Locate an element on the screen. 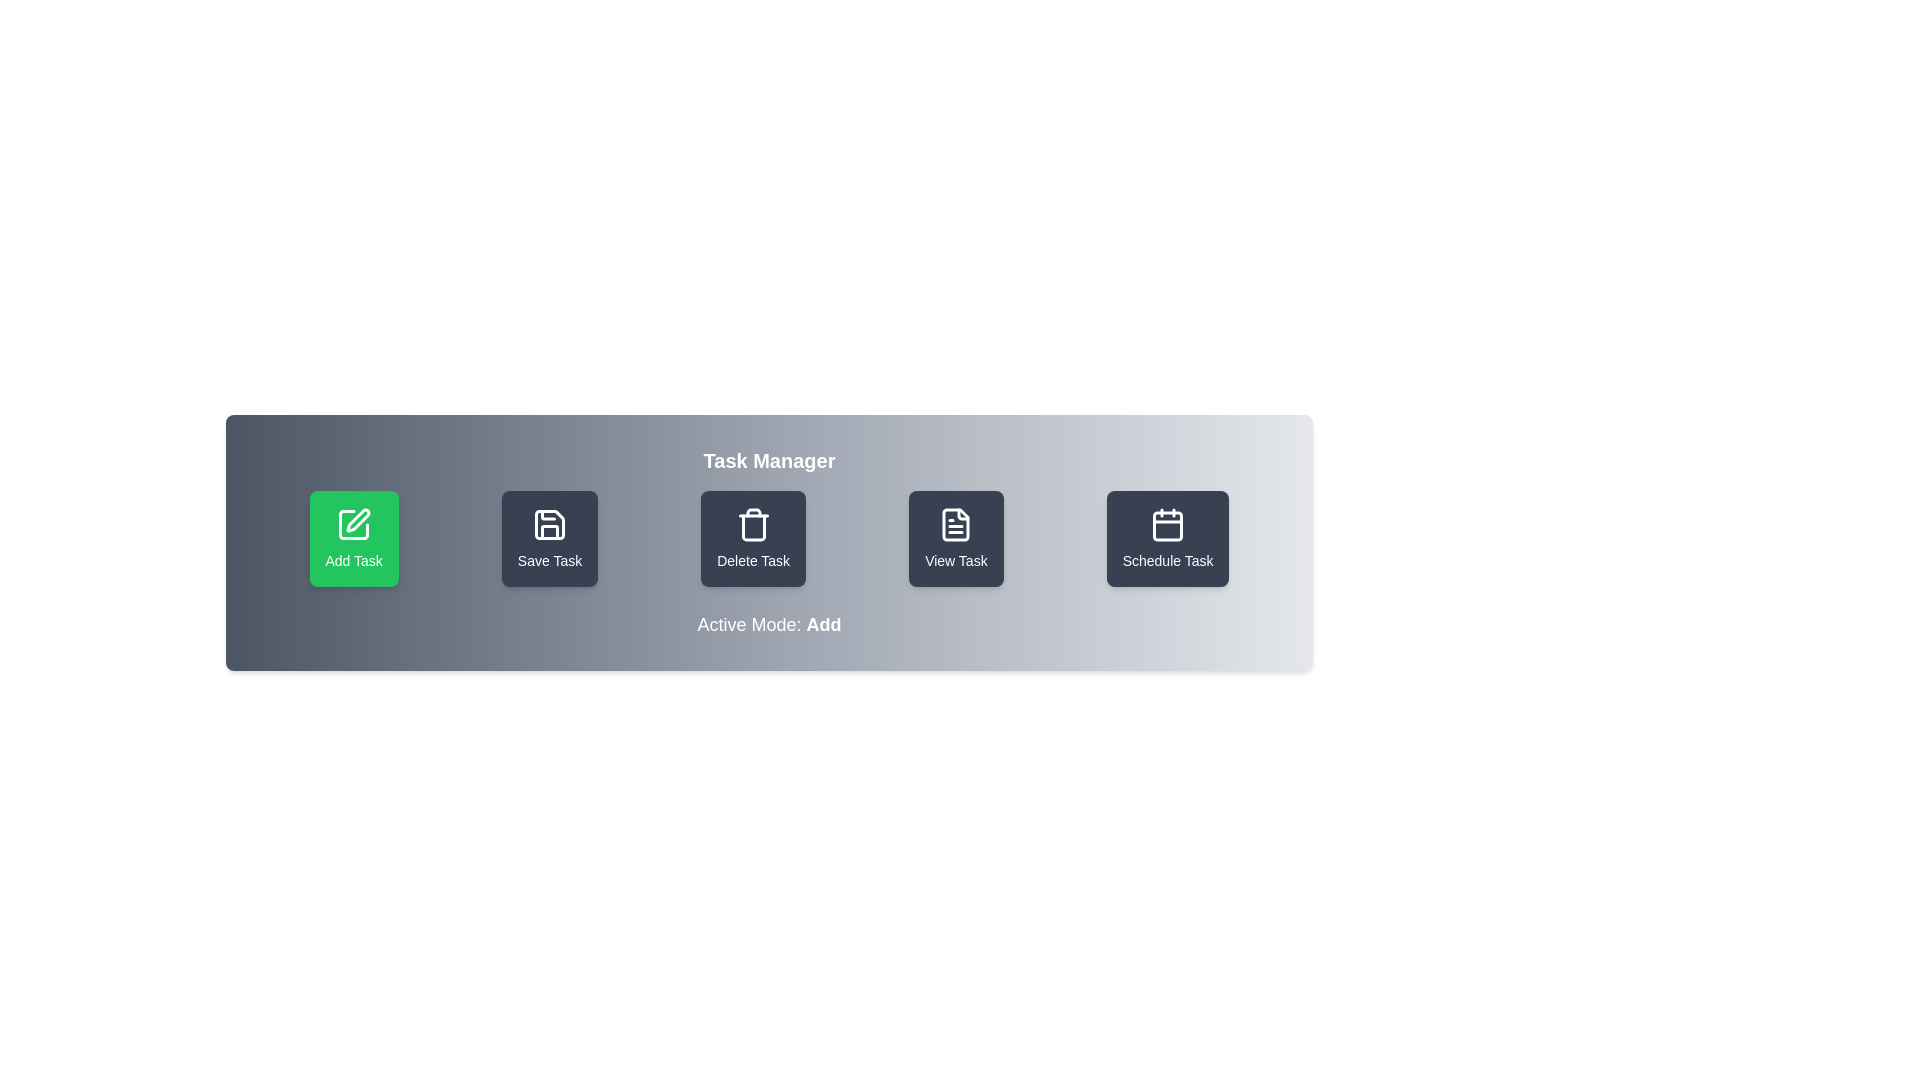 The width and height of the screenshot is (1920, 1080). the button labeled 'Schedule Task' to observe its hover effect is located at coordinates (1167, 538).